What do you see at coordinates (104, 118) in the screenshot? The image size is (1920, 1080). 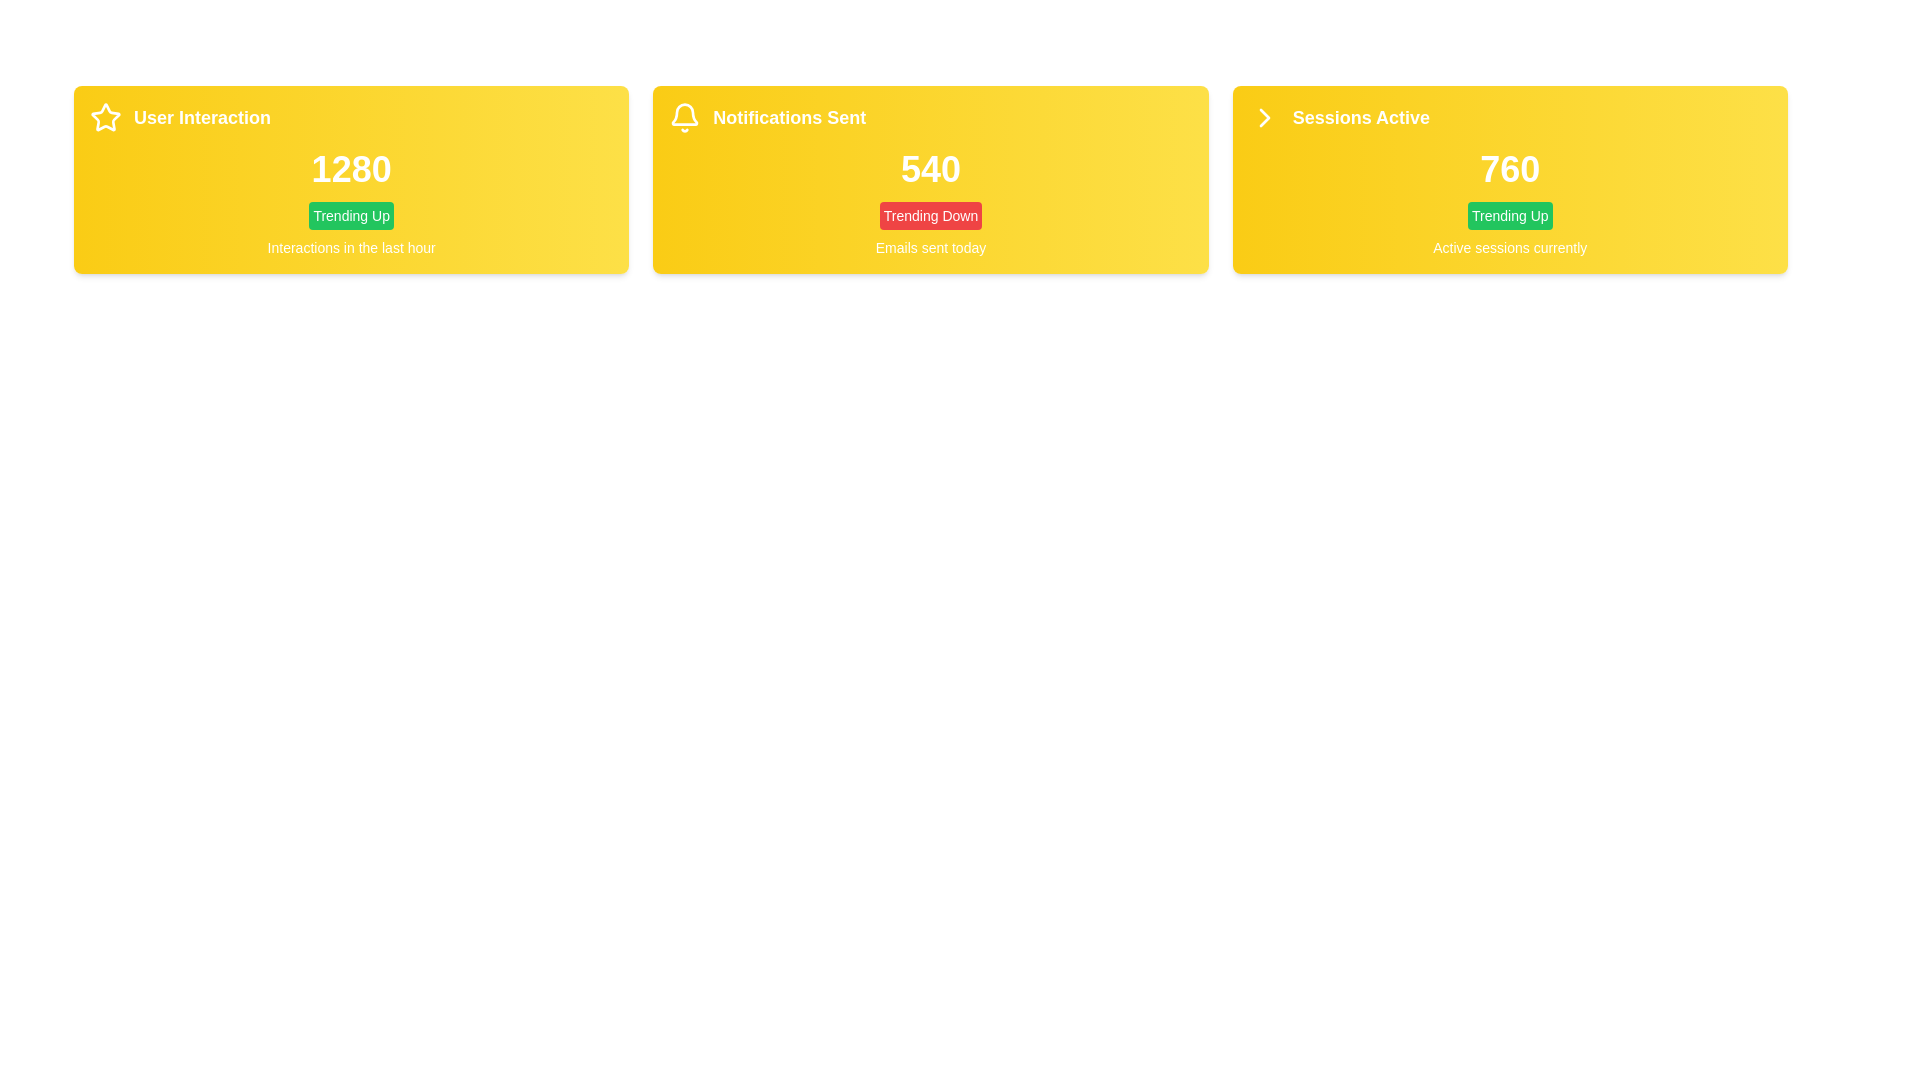 I see `the decorative star icon located at the top left corner of the 'User Interaction' section panel` at bounding box center [104, 118].